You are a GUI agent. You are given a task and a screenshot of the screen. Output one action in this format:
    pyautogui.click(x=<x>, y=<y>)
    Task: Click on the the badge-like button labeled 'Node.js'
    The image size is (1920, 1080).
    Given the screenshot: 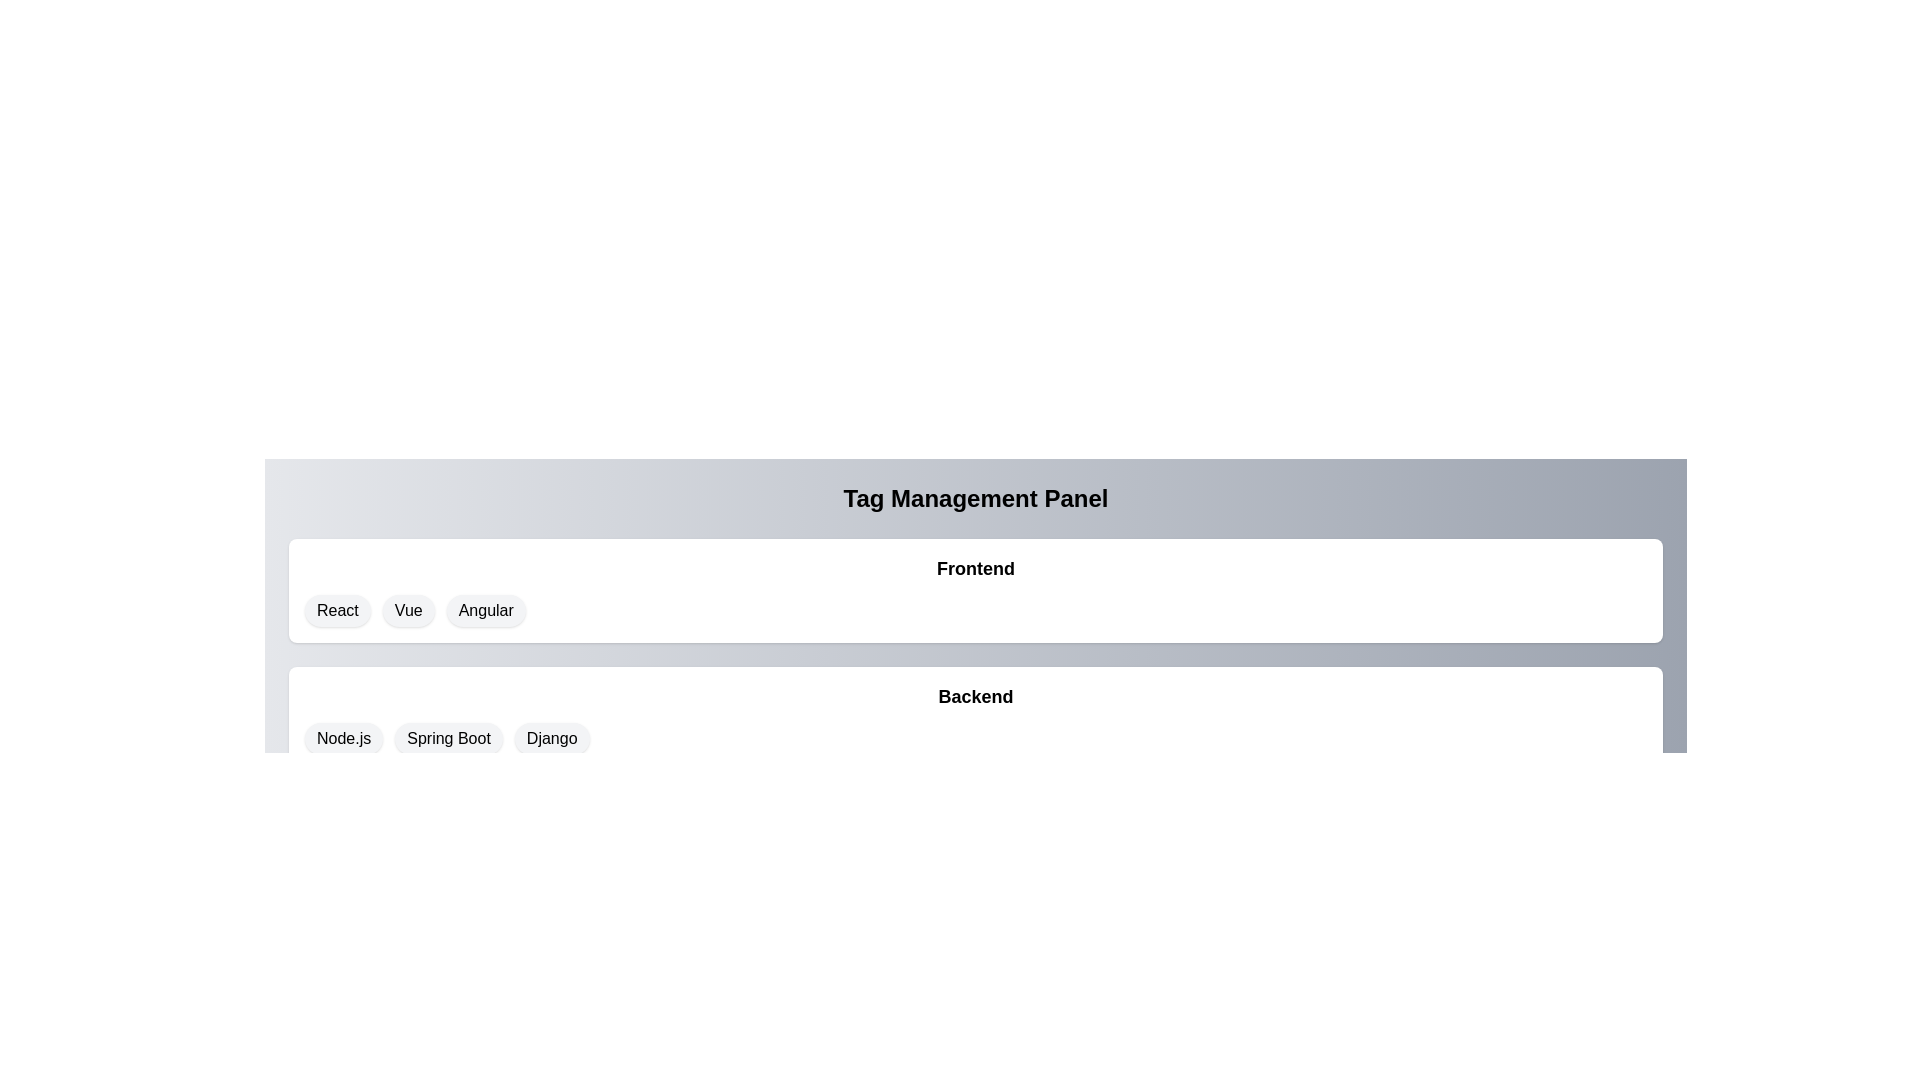 What is the action you would take?
    pyautogui.click(x=344, y=739)
    